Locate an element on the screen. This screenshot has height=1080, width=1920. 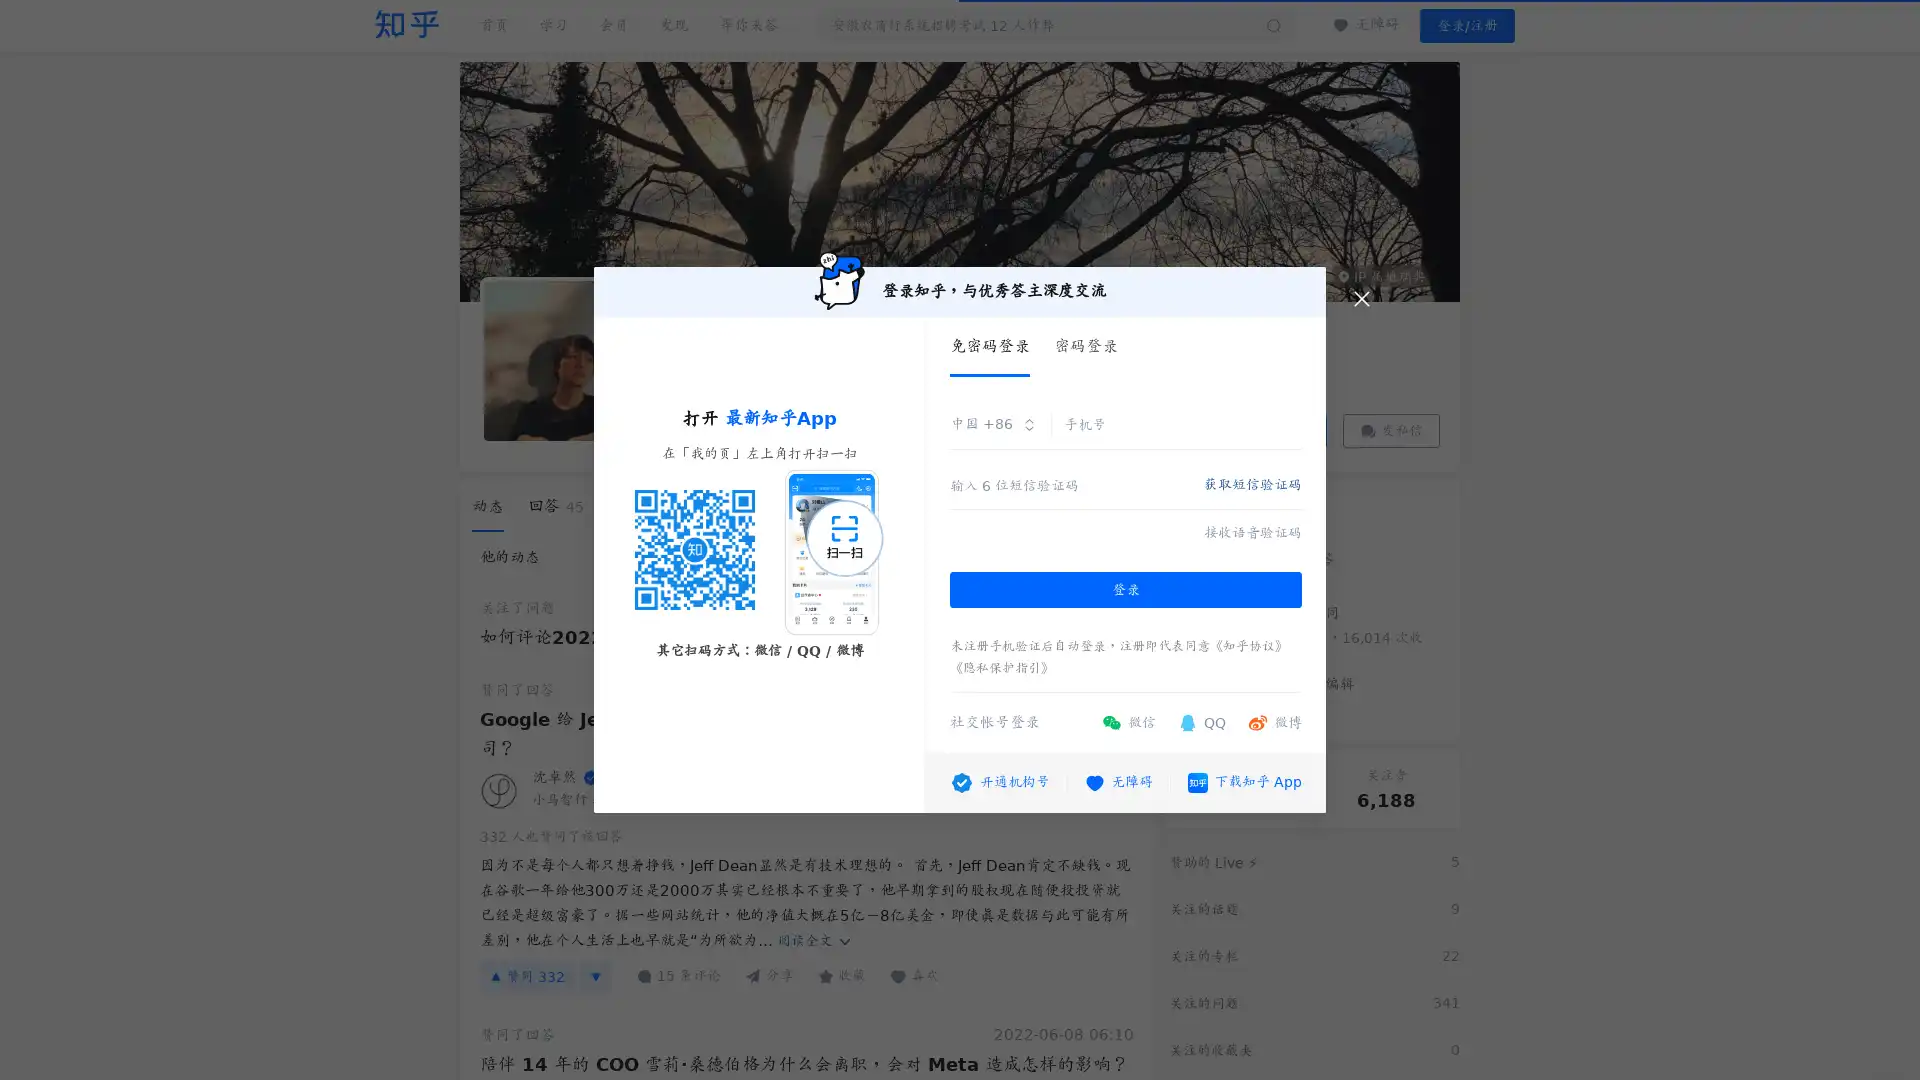
332 is located at coordinates (528, 974).